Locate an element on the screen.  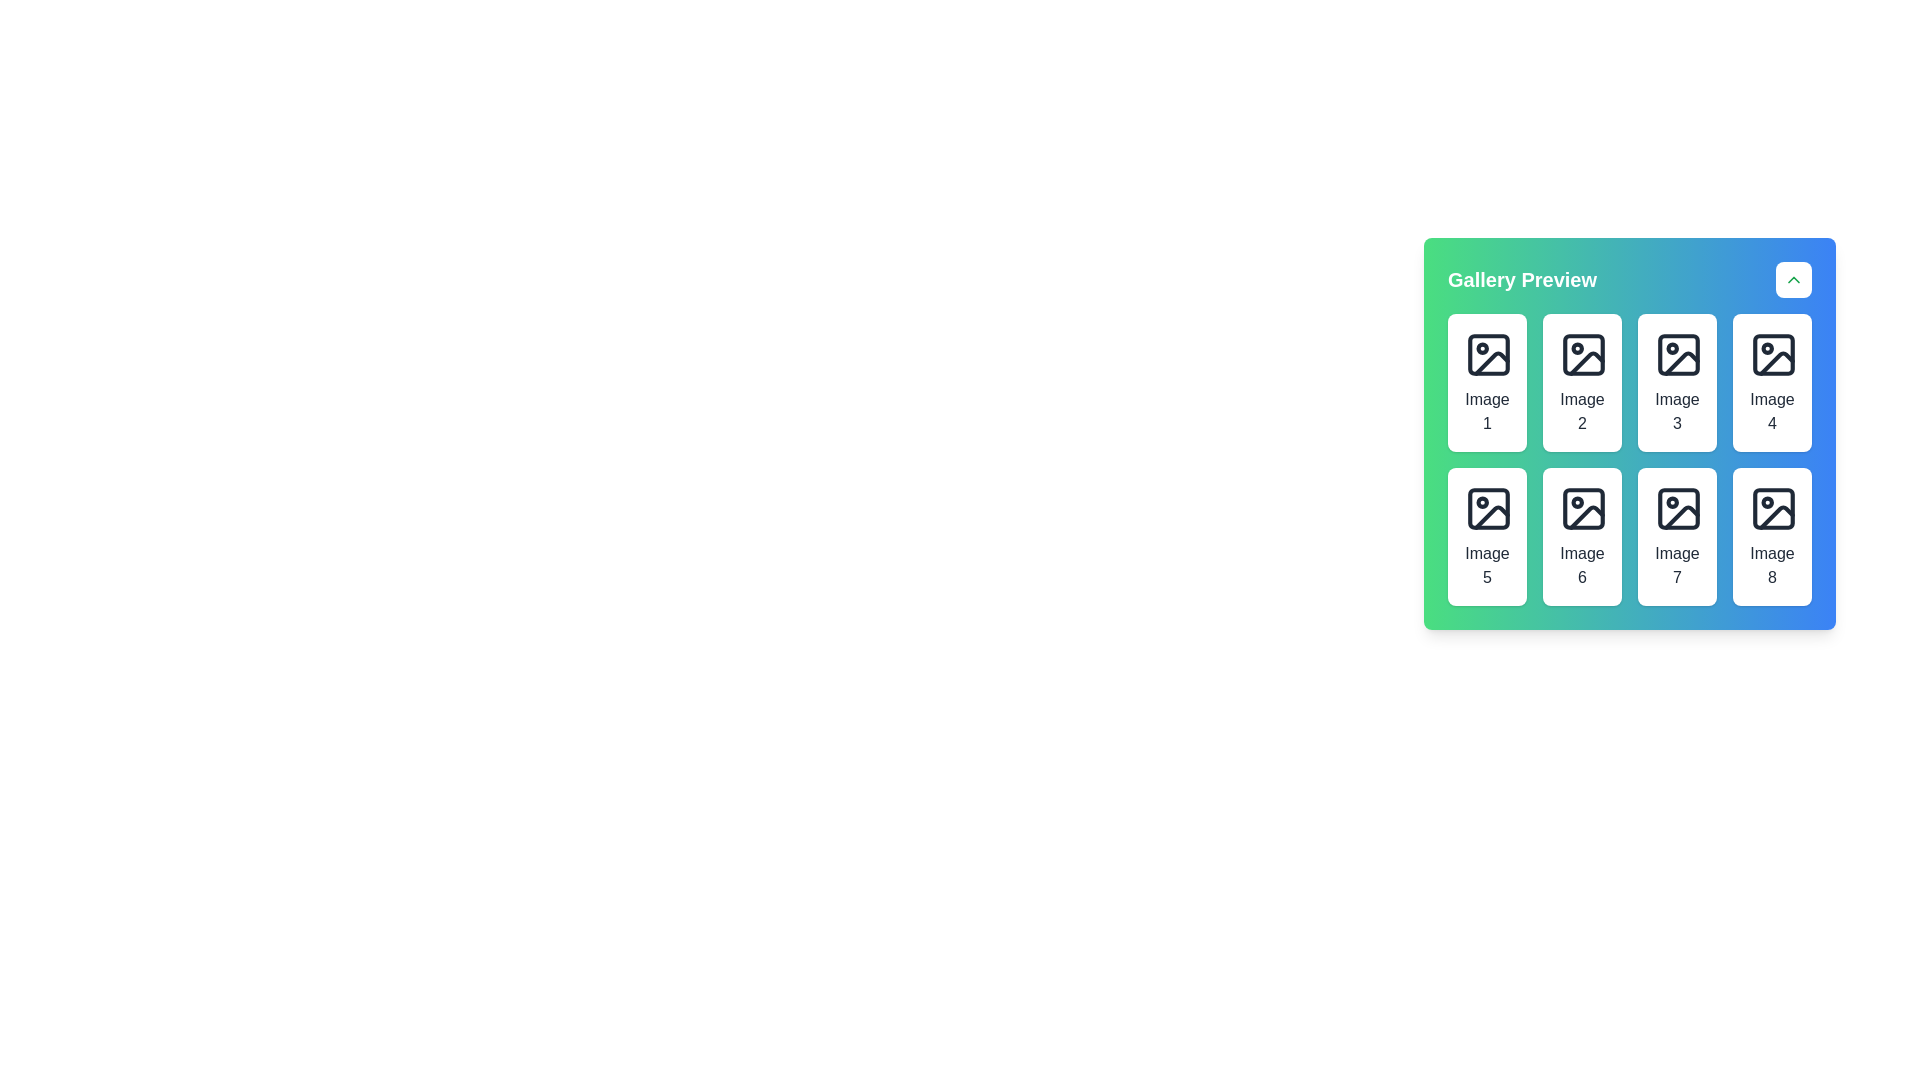
rectangular visual component representing part of the image preview in the upper-right corner of the fourth image card in the gallery grid for debugging purposes is located at coordinates (1774, 353).